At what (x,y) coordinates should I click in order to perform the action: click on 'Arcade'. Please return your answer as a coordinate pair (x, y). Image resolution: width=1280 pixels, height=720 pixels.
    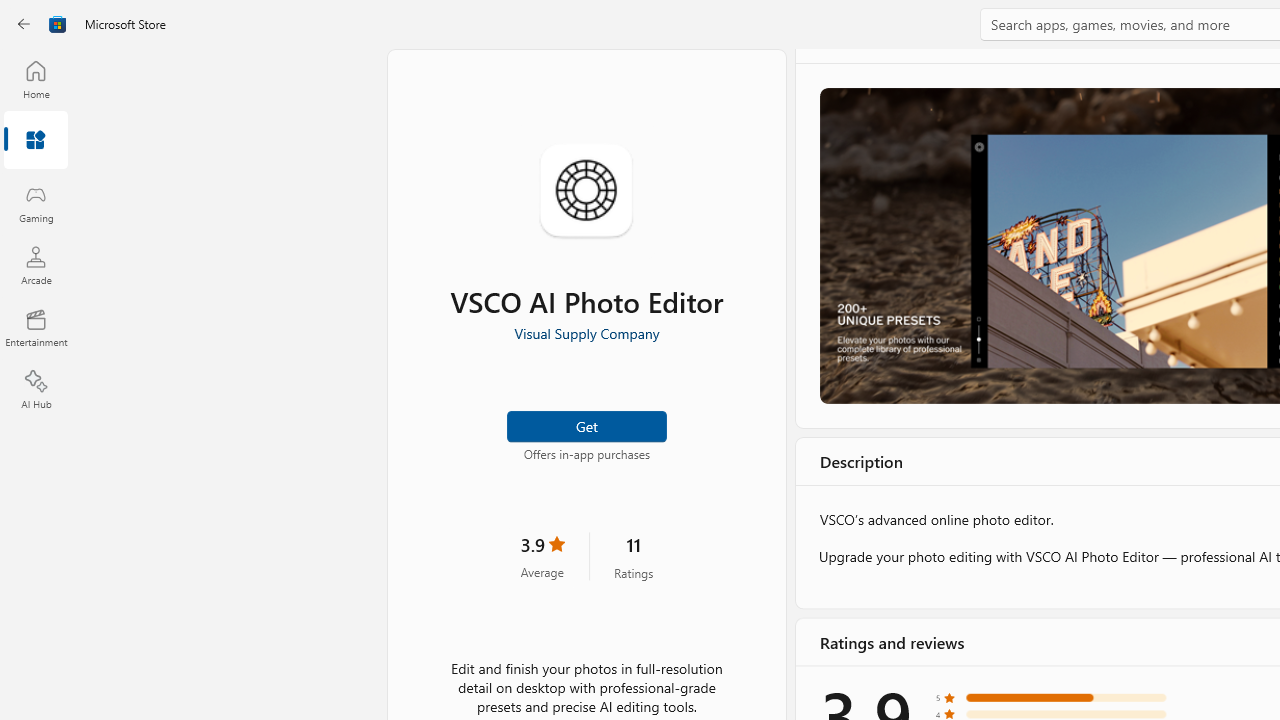
    Looking at the image, I should click on (35, 264).